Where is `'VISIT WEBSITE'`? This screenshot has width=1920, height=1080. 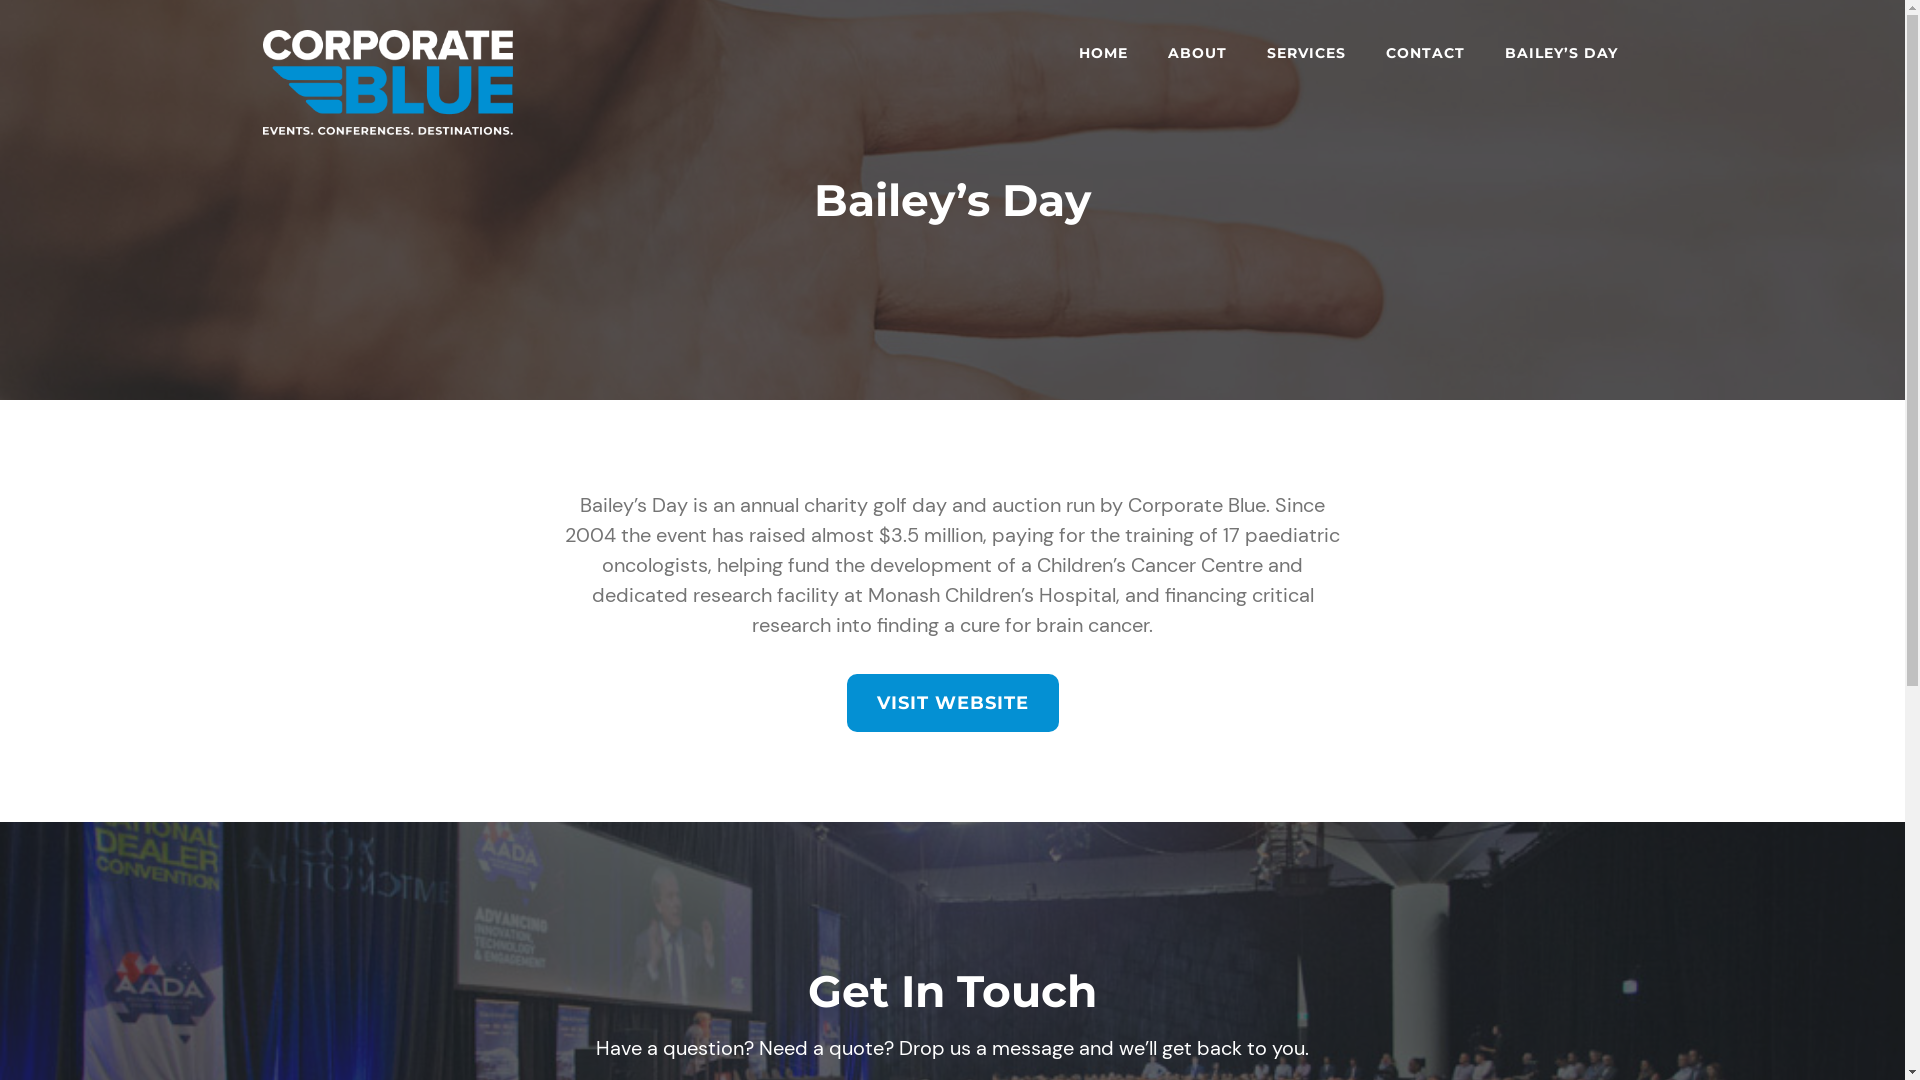 'VISIT WEBSITE' is located at coordinates (950, 701).